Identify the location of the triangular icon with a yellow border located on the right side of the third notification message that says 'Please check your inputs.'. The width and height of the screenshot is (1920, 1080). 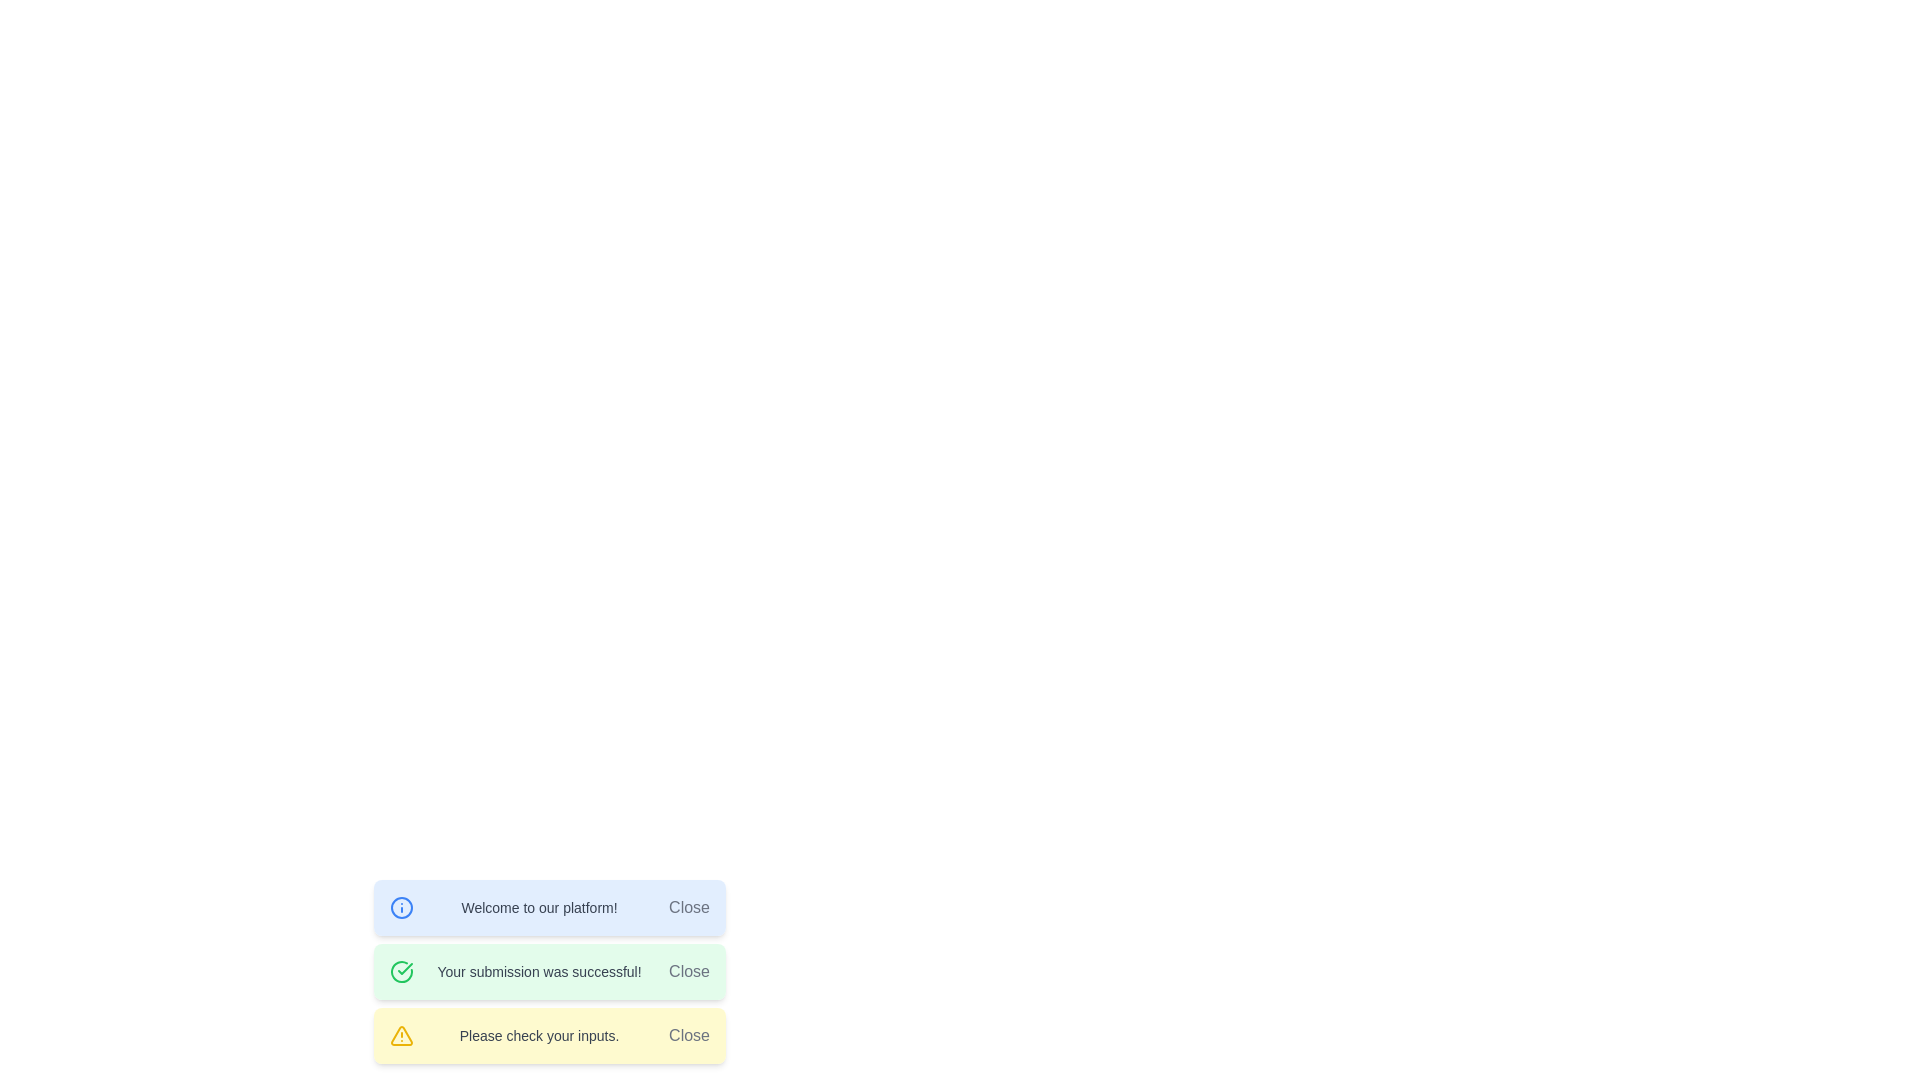
(401, 1035).